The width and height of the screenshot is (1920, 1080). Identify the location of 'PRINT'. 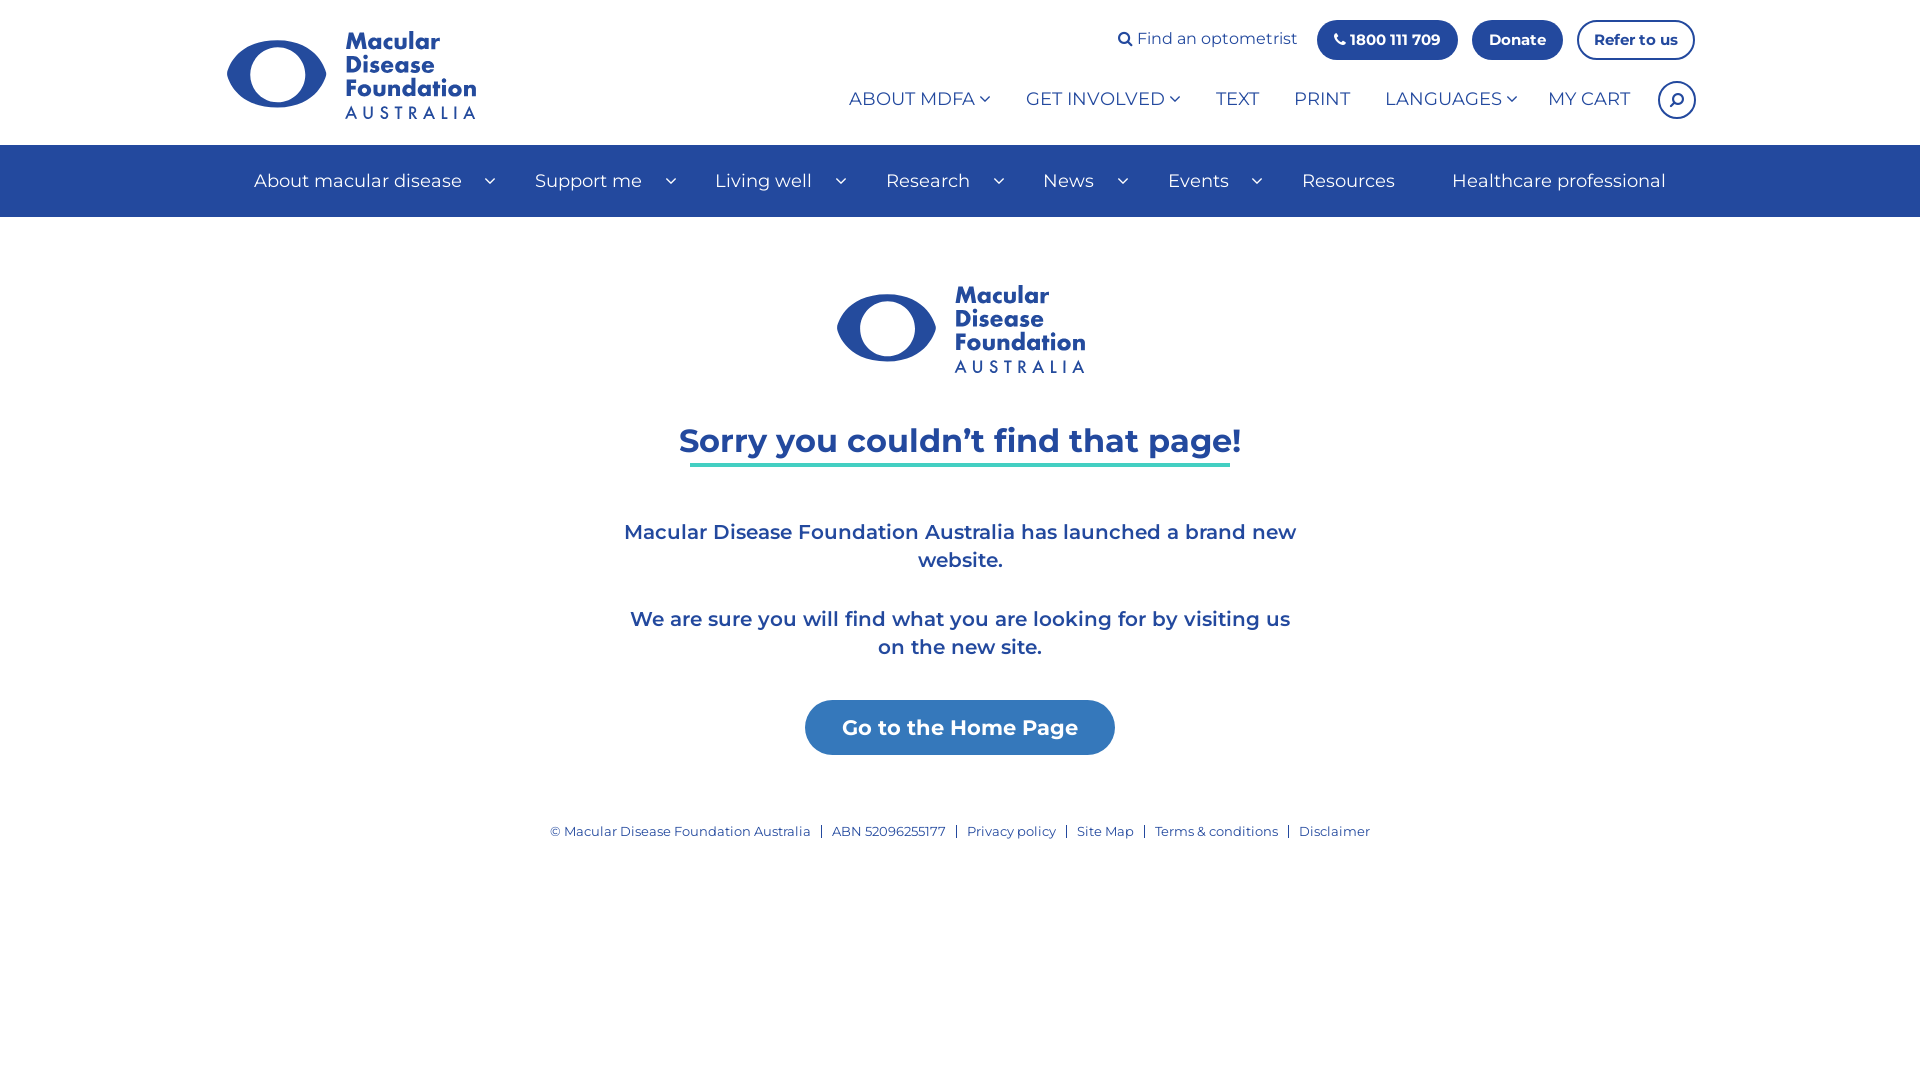
(1321, 100).